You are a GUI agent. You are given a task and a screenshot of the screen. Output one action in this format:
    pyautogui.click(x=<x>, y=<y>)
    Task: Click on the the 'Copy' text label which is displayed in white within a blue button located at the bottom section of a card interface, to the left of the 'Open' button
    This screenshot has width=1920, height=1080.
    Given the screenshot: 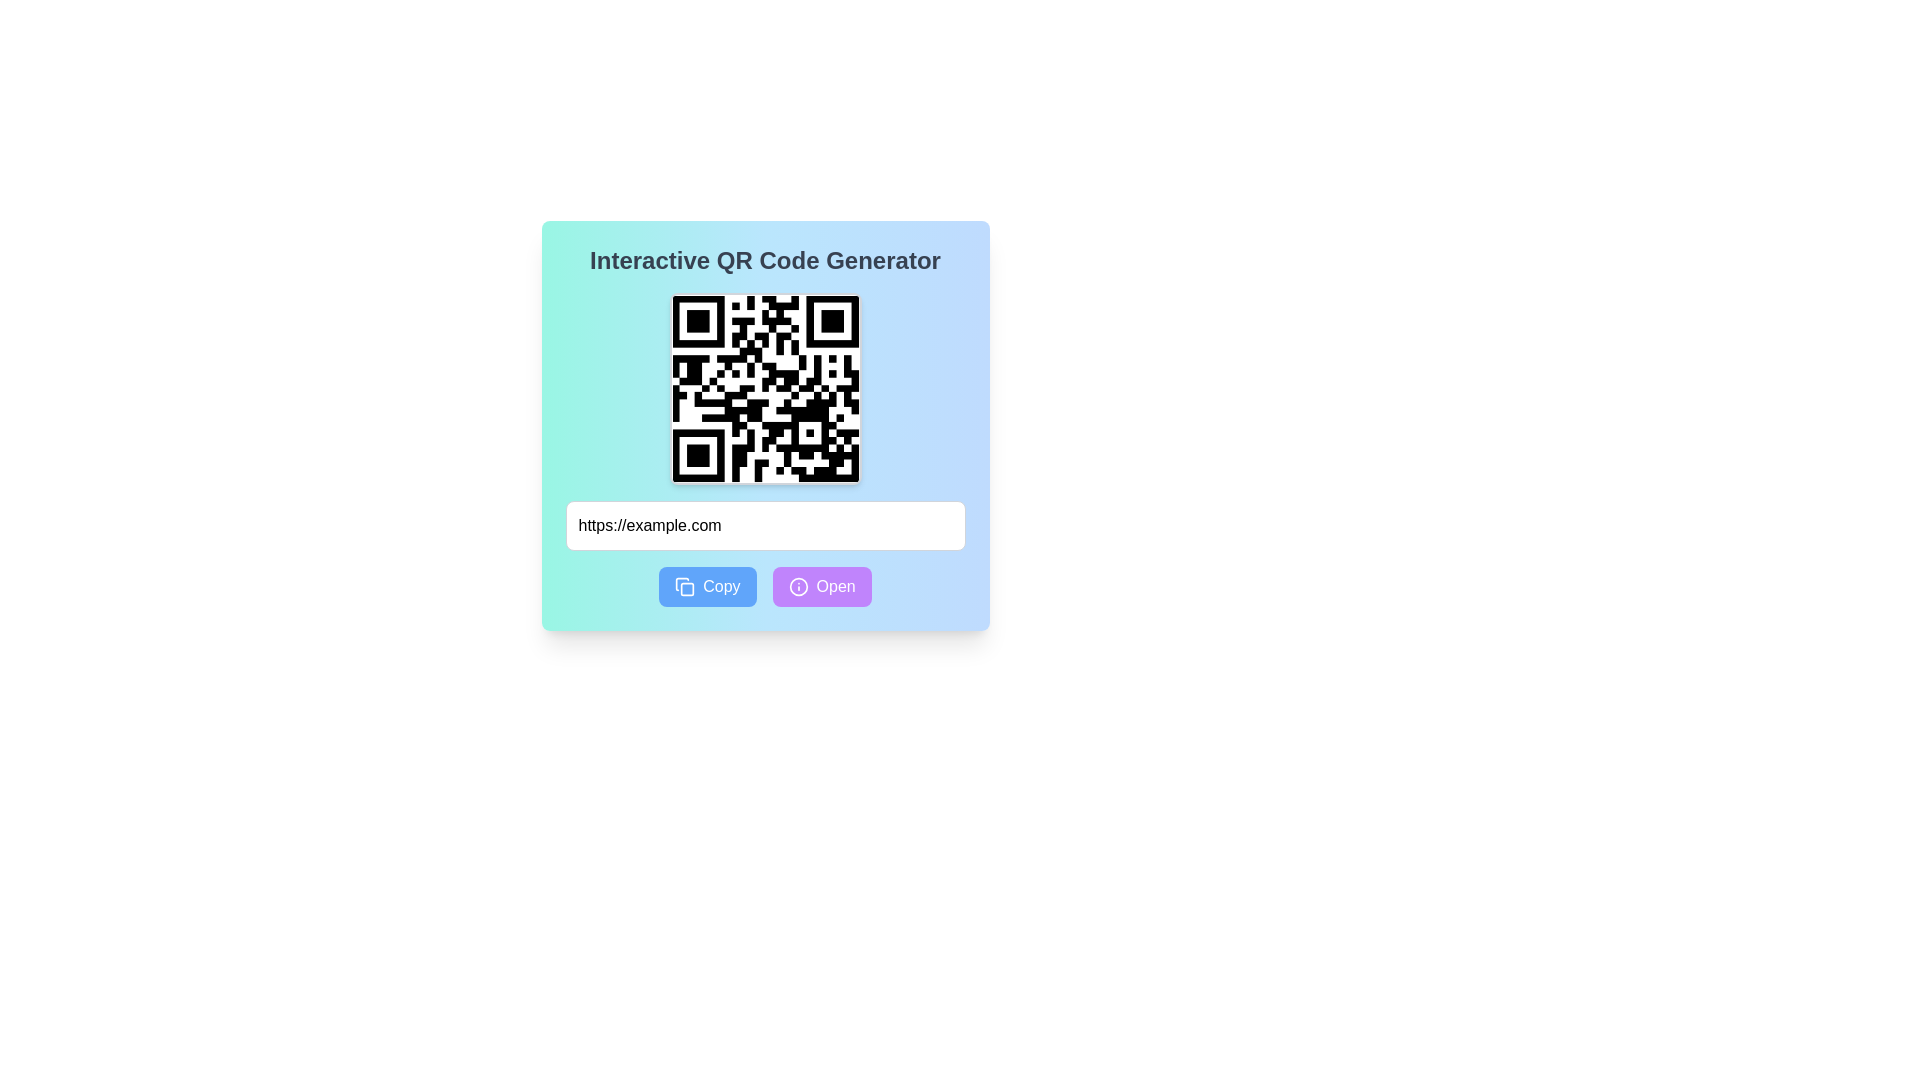 What is the action you would take?
    pyautogui.click(x=720, y=585)
    